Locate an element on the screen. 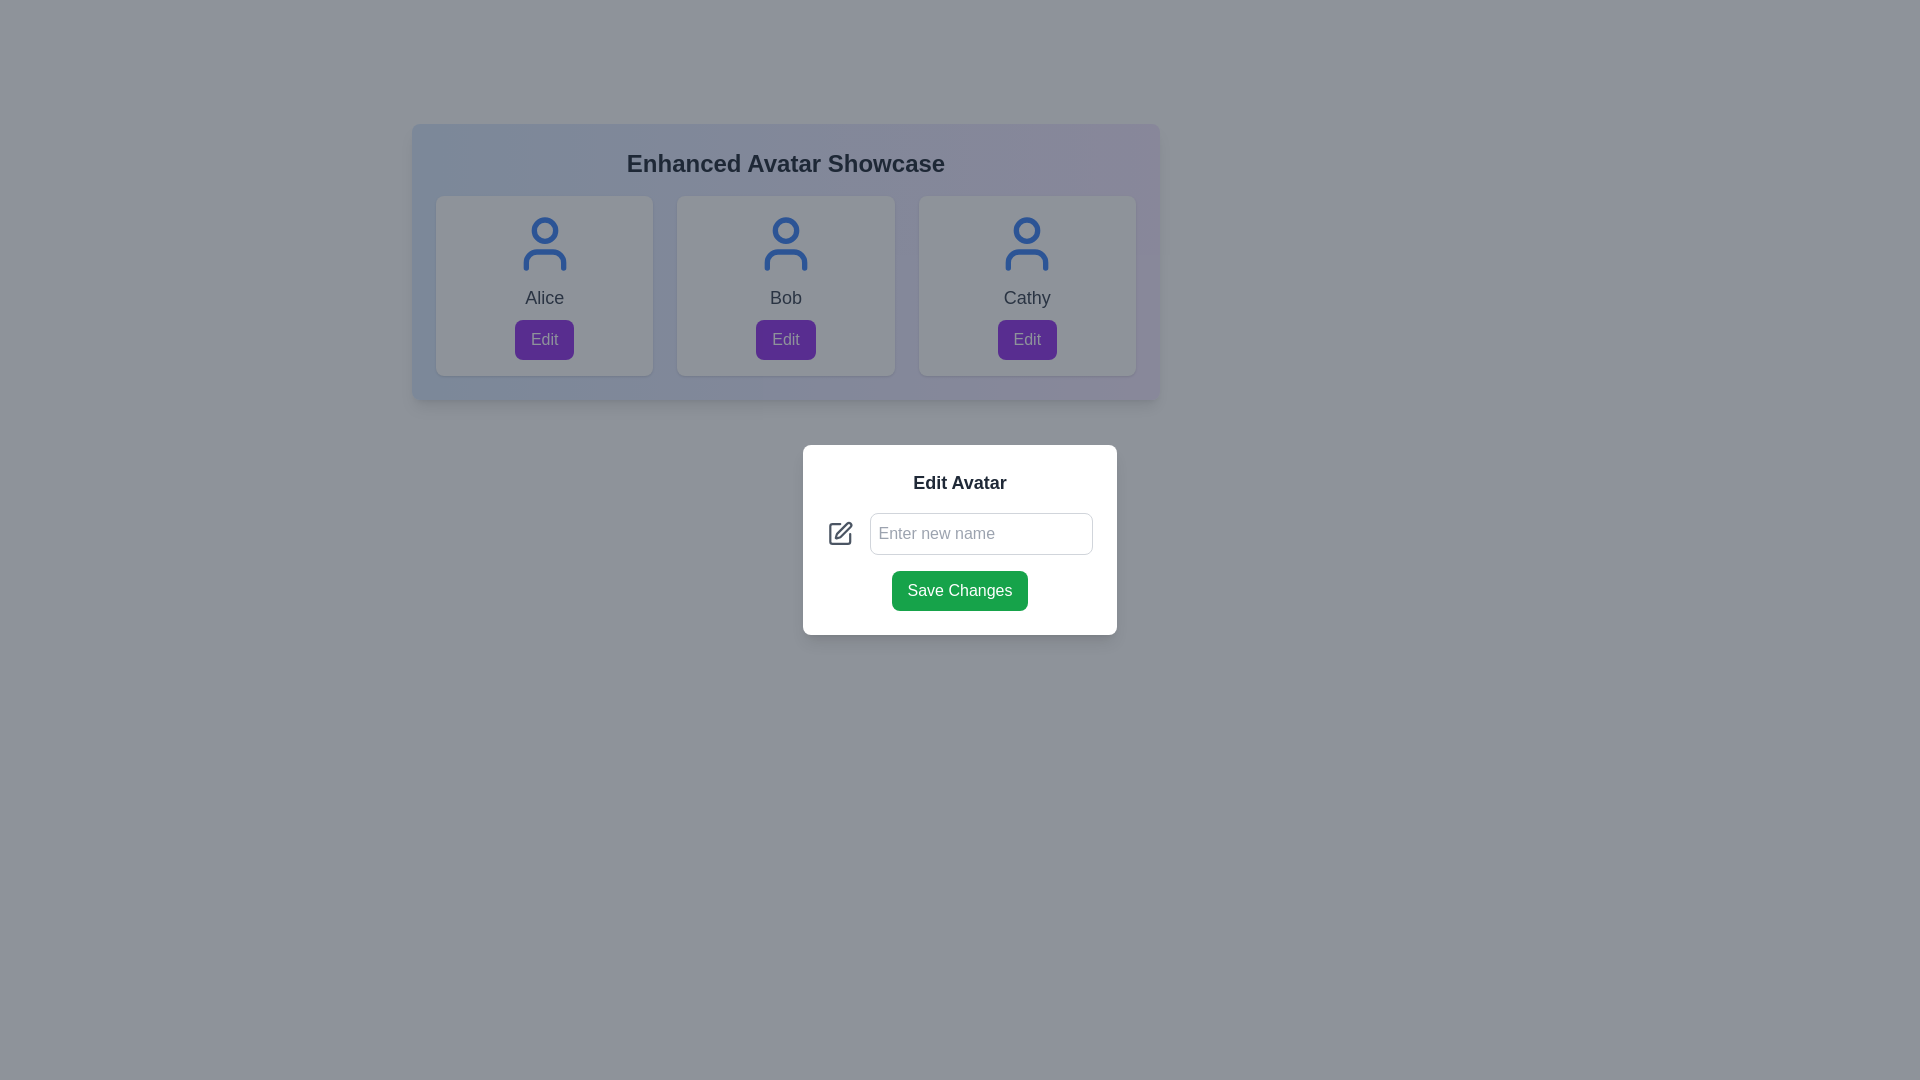 This screenshot has width=1920, height=1080. the 'Save Changes' button, which is a rectangular button with a green background and white text, positioned centrally below the input field labeled 'Enter new name' is located at coordinates (960, 589).